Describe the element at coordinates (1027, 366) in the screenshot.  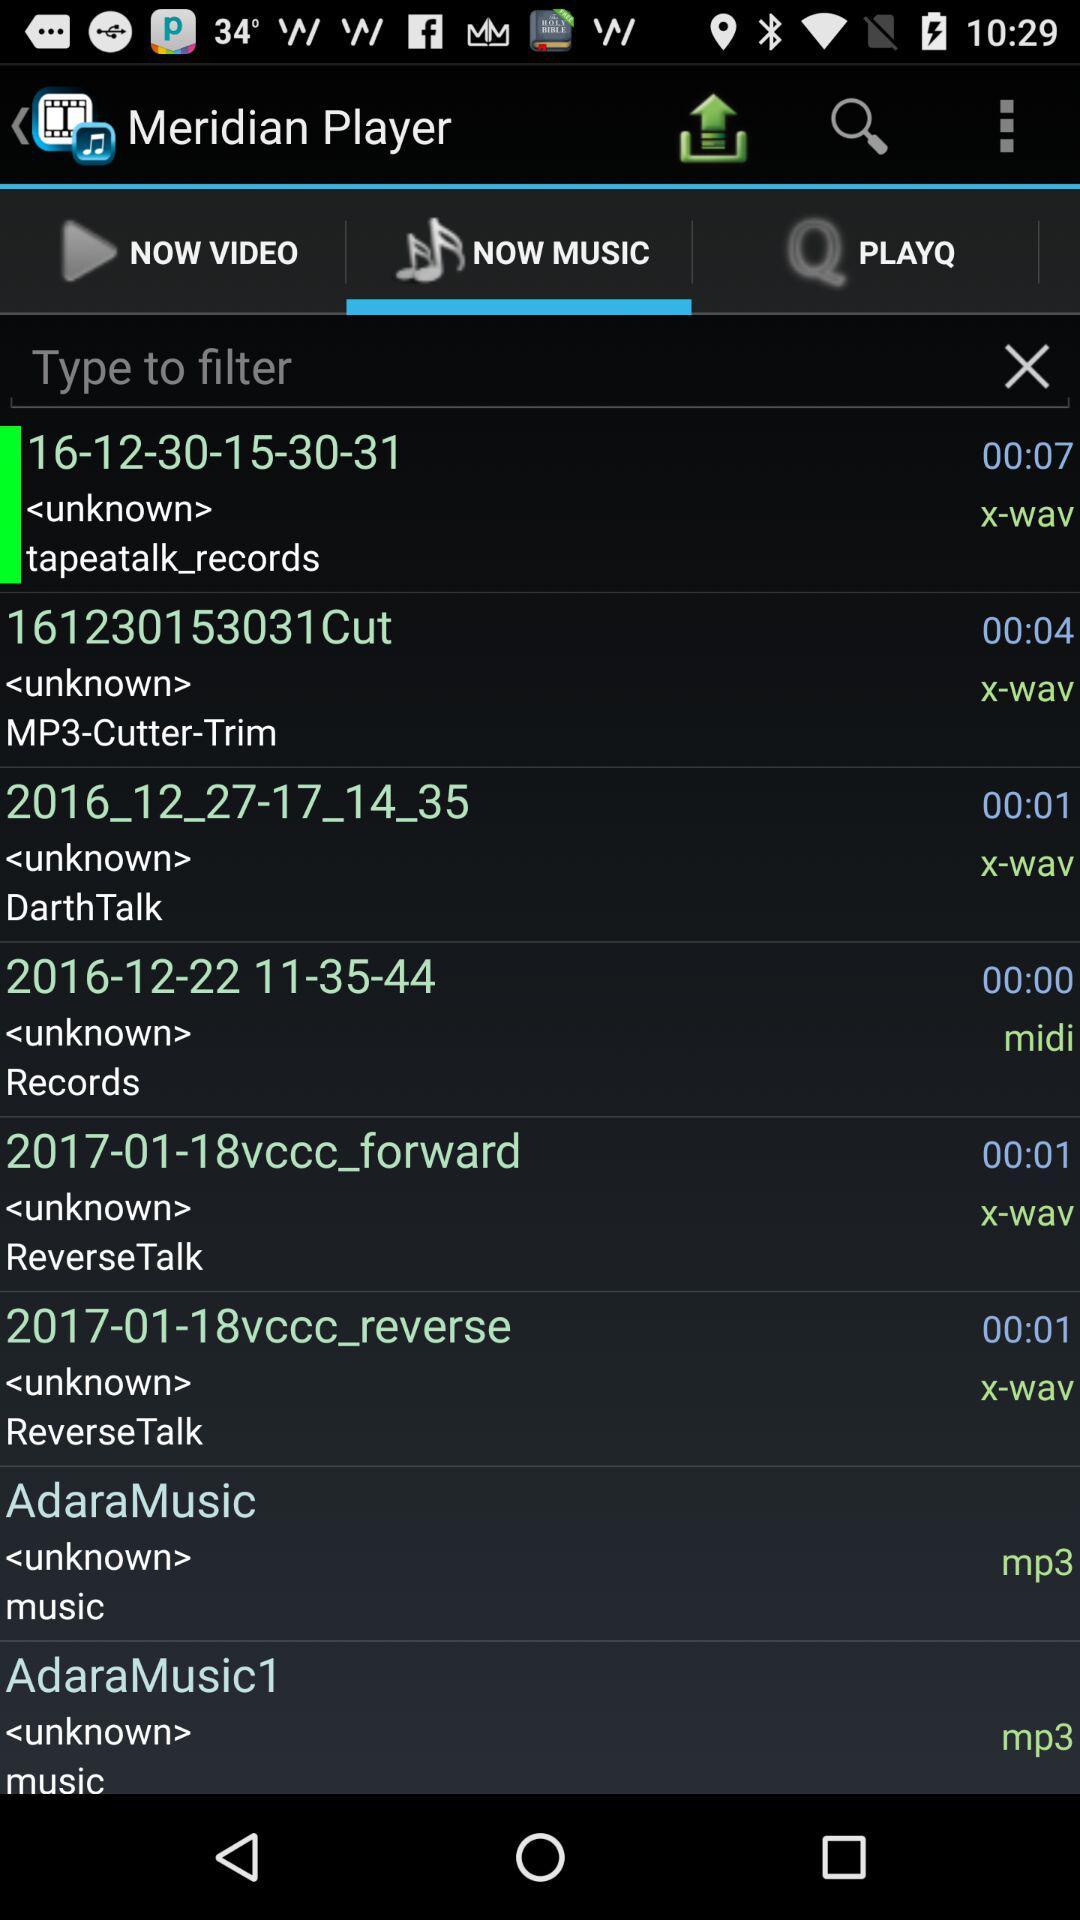
I see `quit for menu` at that location.